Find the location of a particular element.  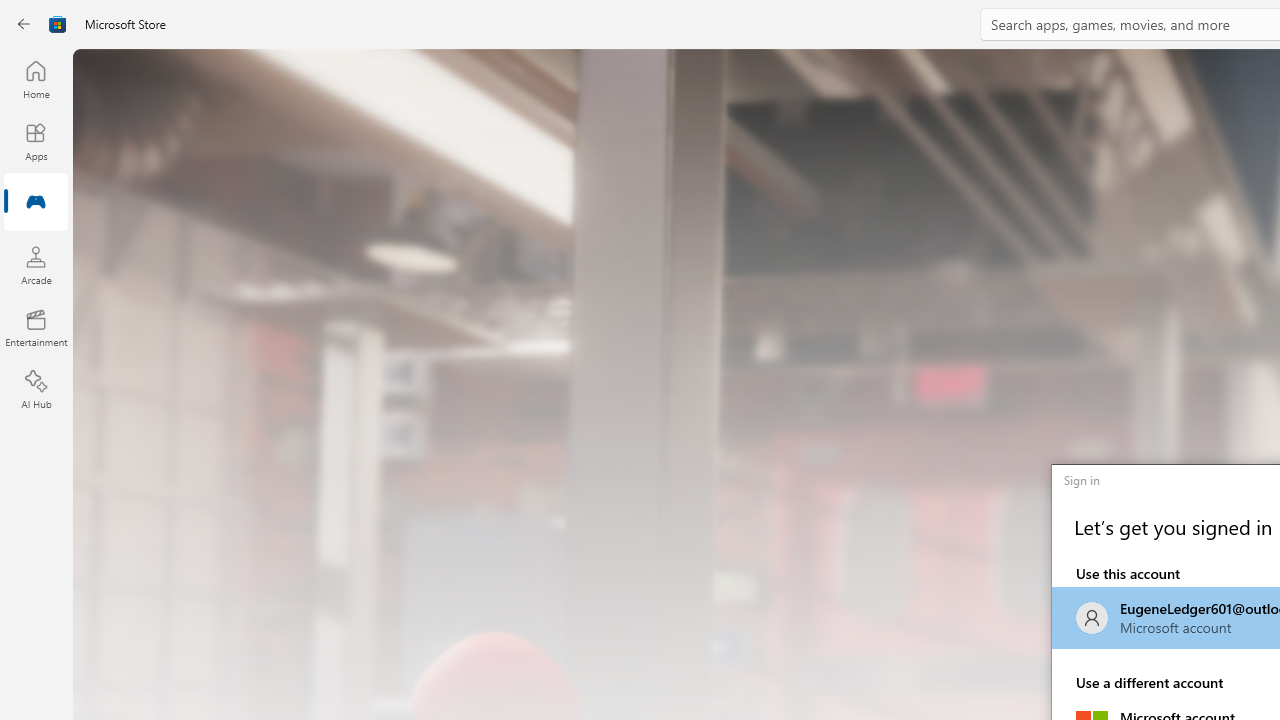

'AI Hub' is located at coordinates (35, 390).